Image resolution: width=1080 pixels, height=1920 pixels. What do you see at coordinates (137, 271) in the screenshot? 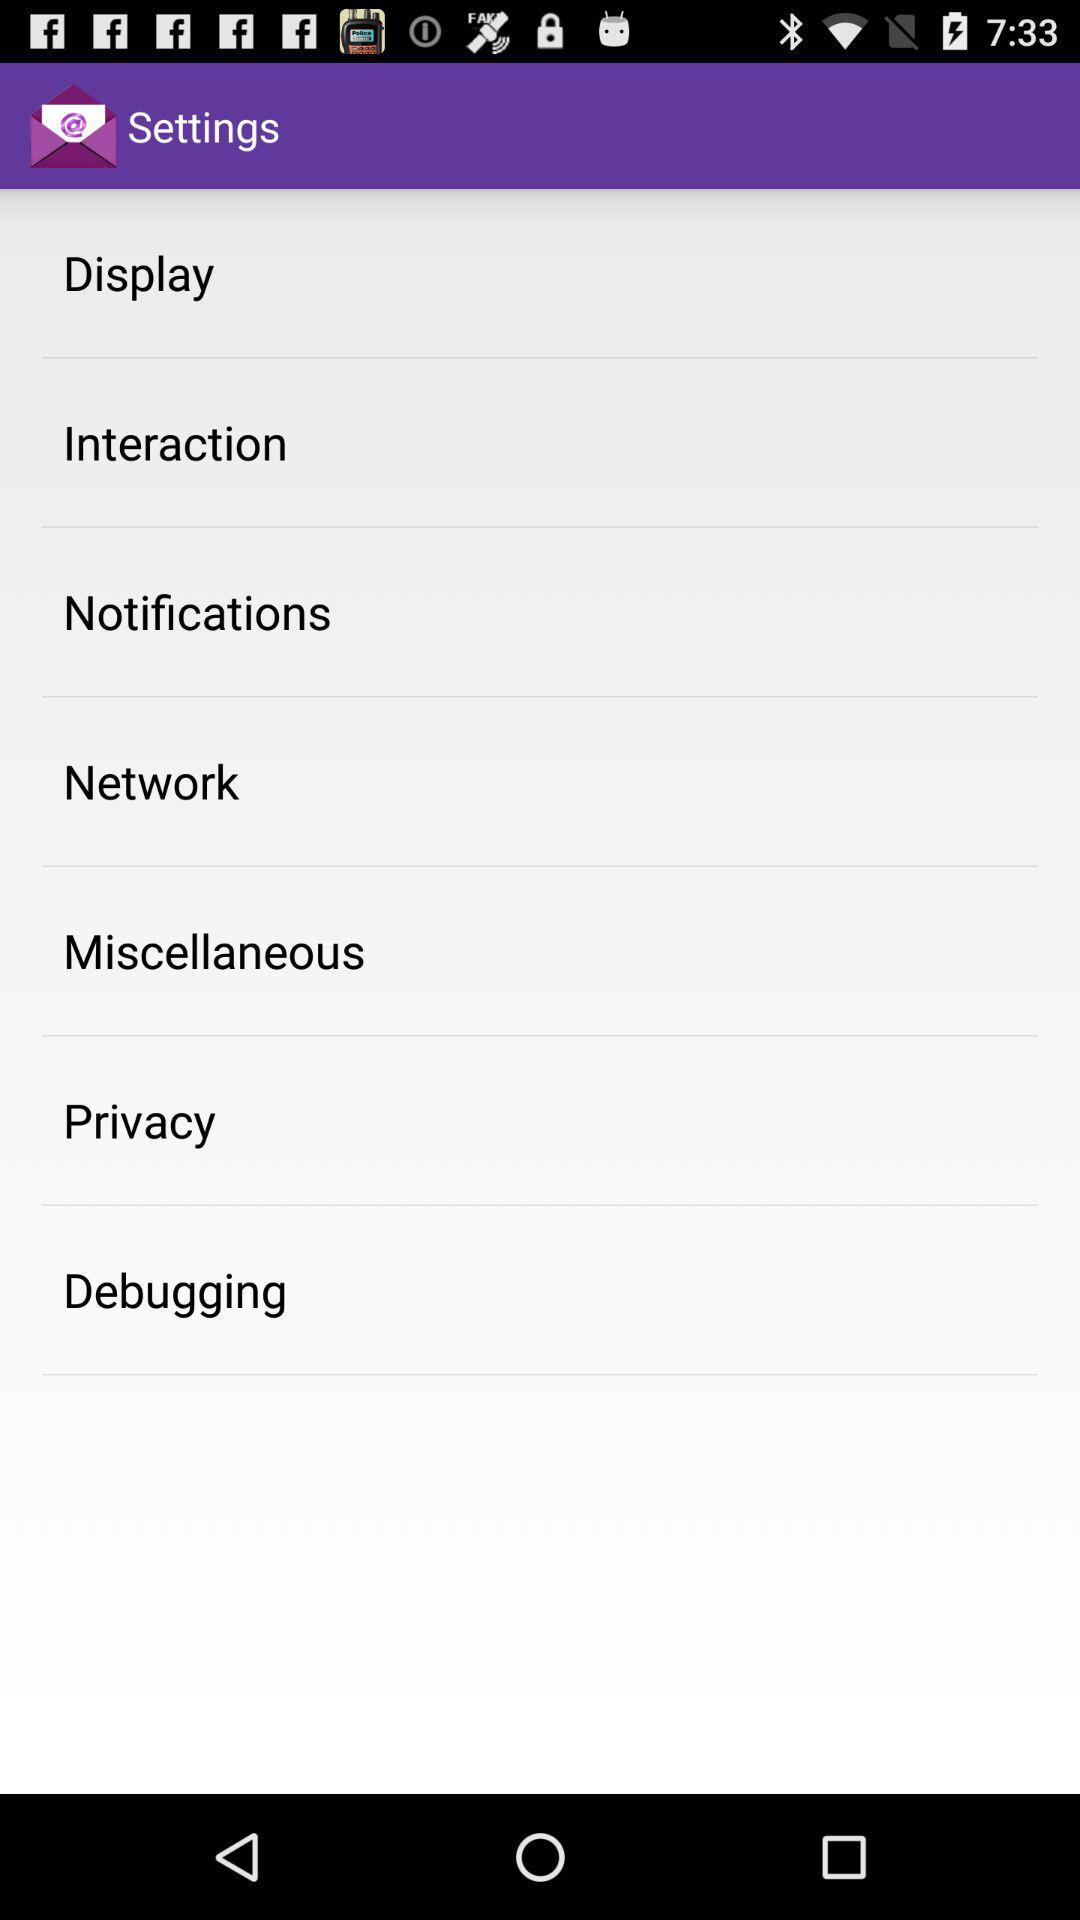
I see `item above interaction app` at bounding box center [137, 271].